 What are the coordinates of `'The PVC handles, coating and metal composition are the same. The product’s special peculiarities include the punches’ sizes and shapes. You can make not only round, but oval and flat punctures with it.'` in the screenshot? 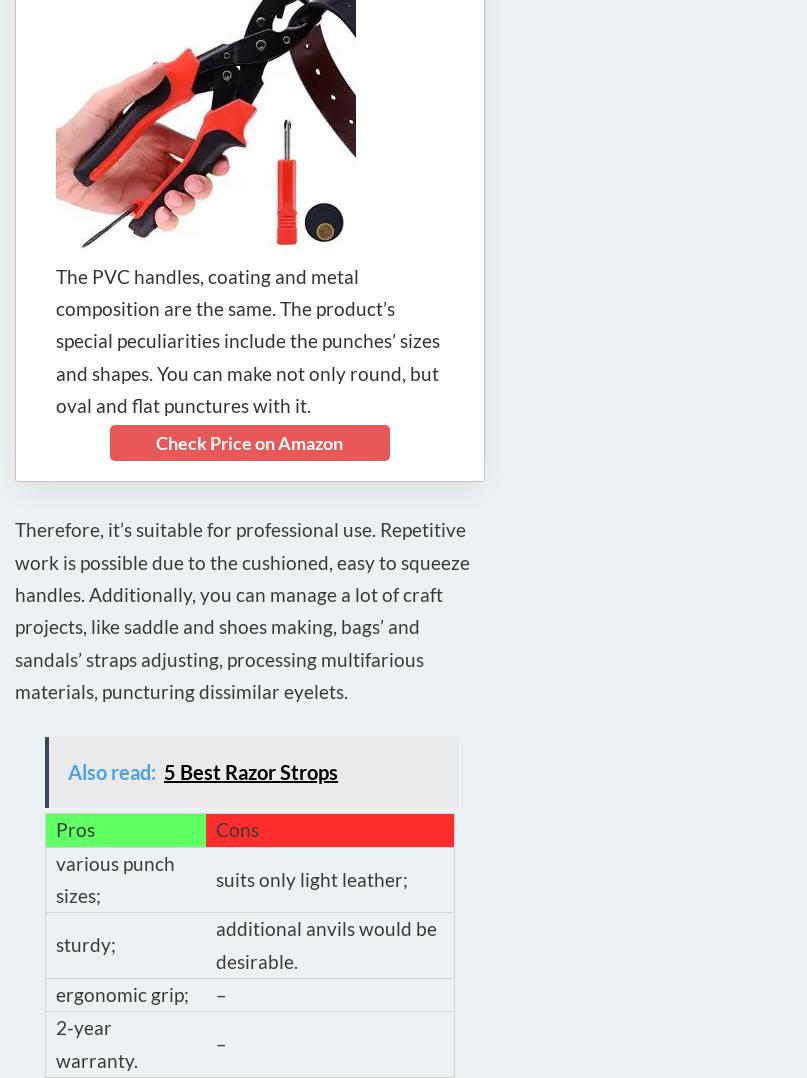 It's located at (56, 339).